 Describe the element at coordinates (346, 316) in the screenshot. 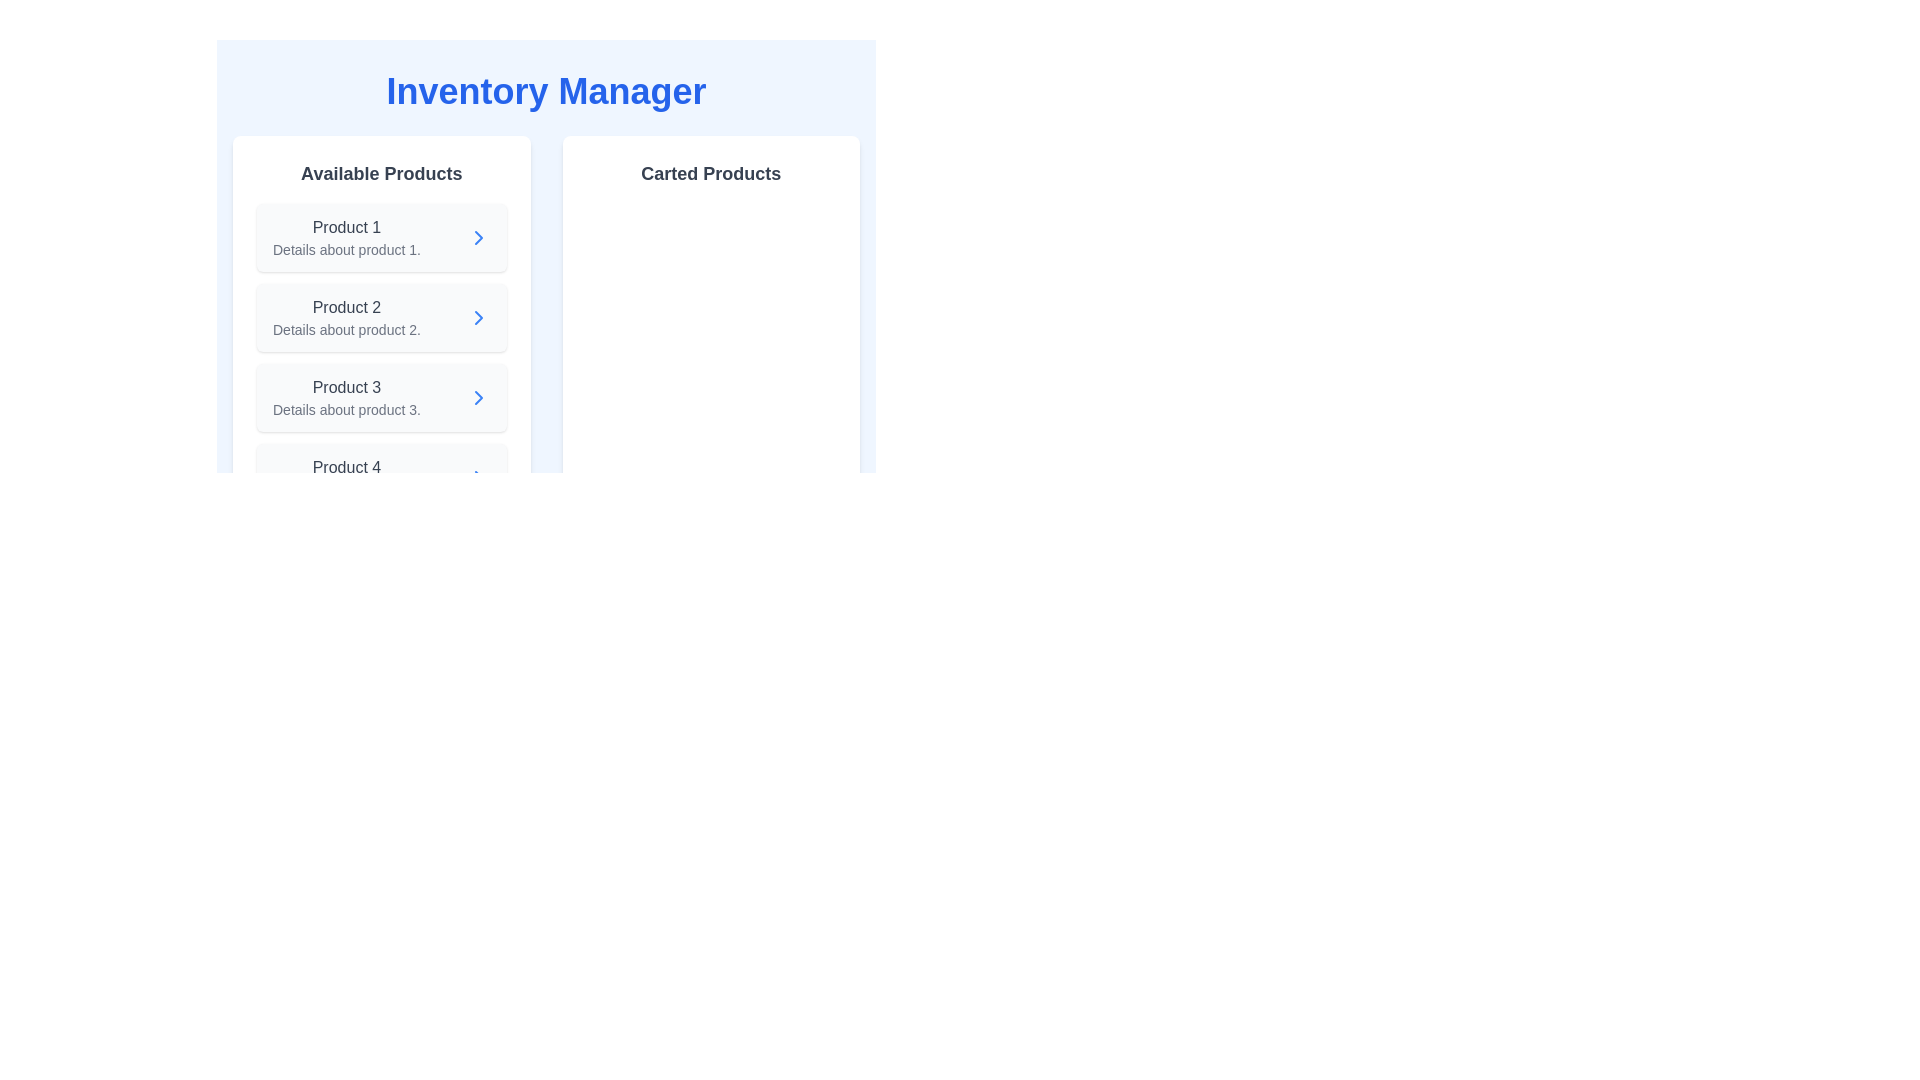

I see `the second item` at that location.